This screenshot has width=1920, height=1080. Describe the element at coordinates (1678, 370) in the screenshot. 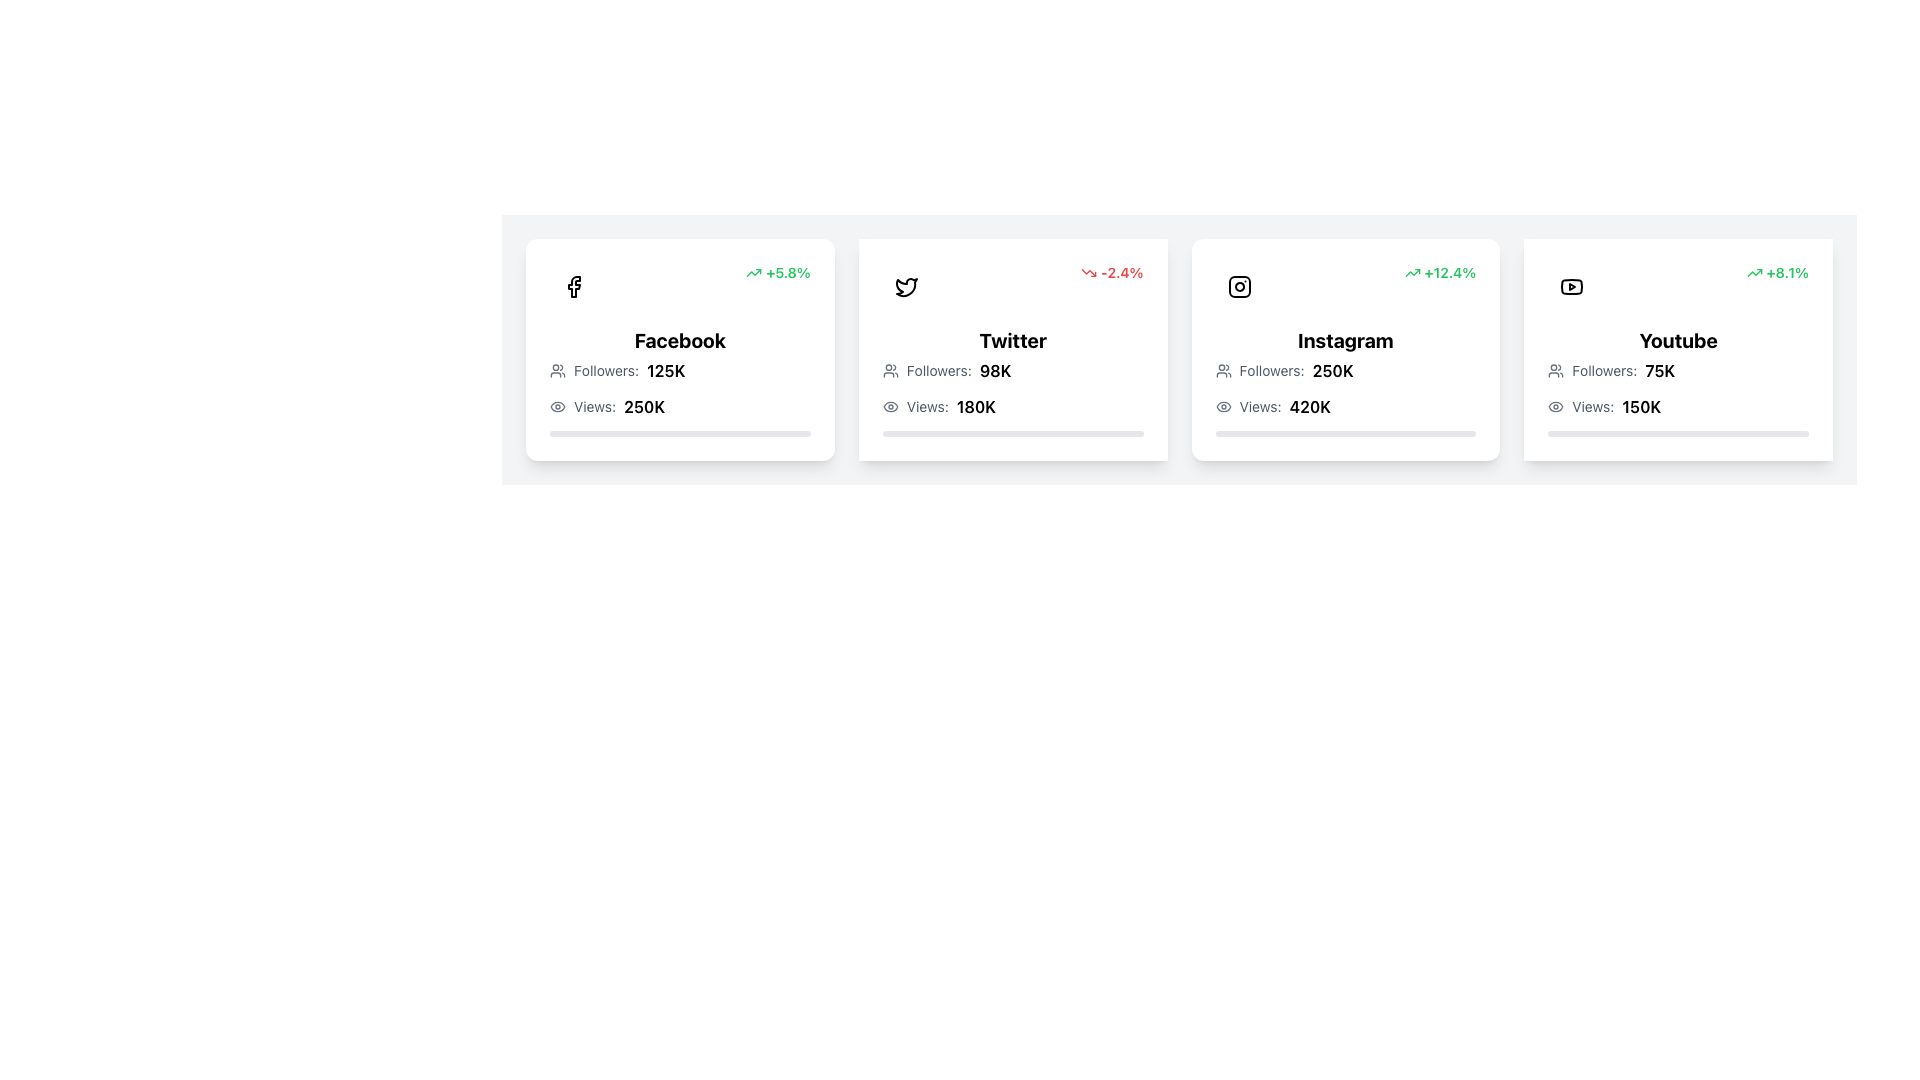

I see `the follower count display in the card titled 'YouTube', located above the 'Views: 150K' data row` at that location.